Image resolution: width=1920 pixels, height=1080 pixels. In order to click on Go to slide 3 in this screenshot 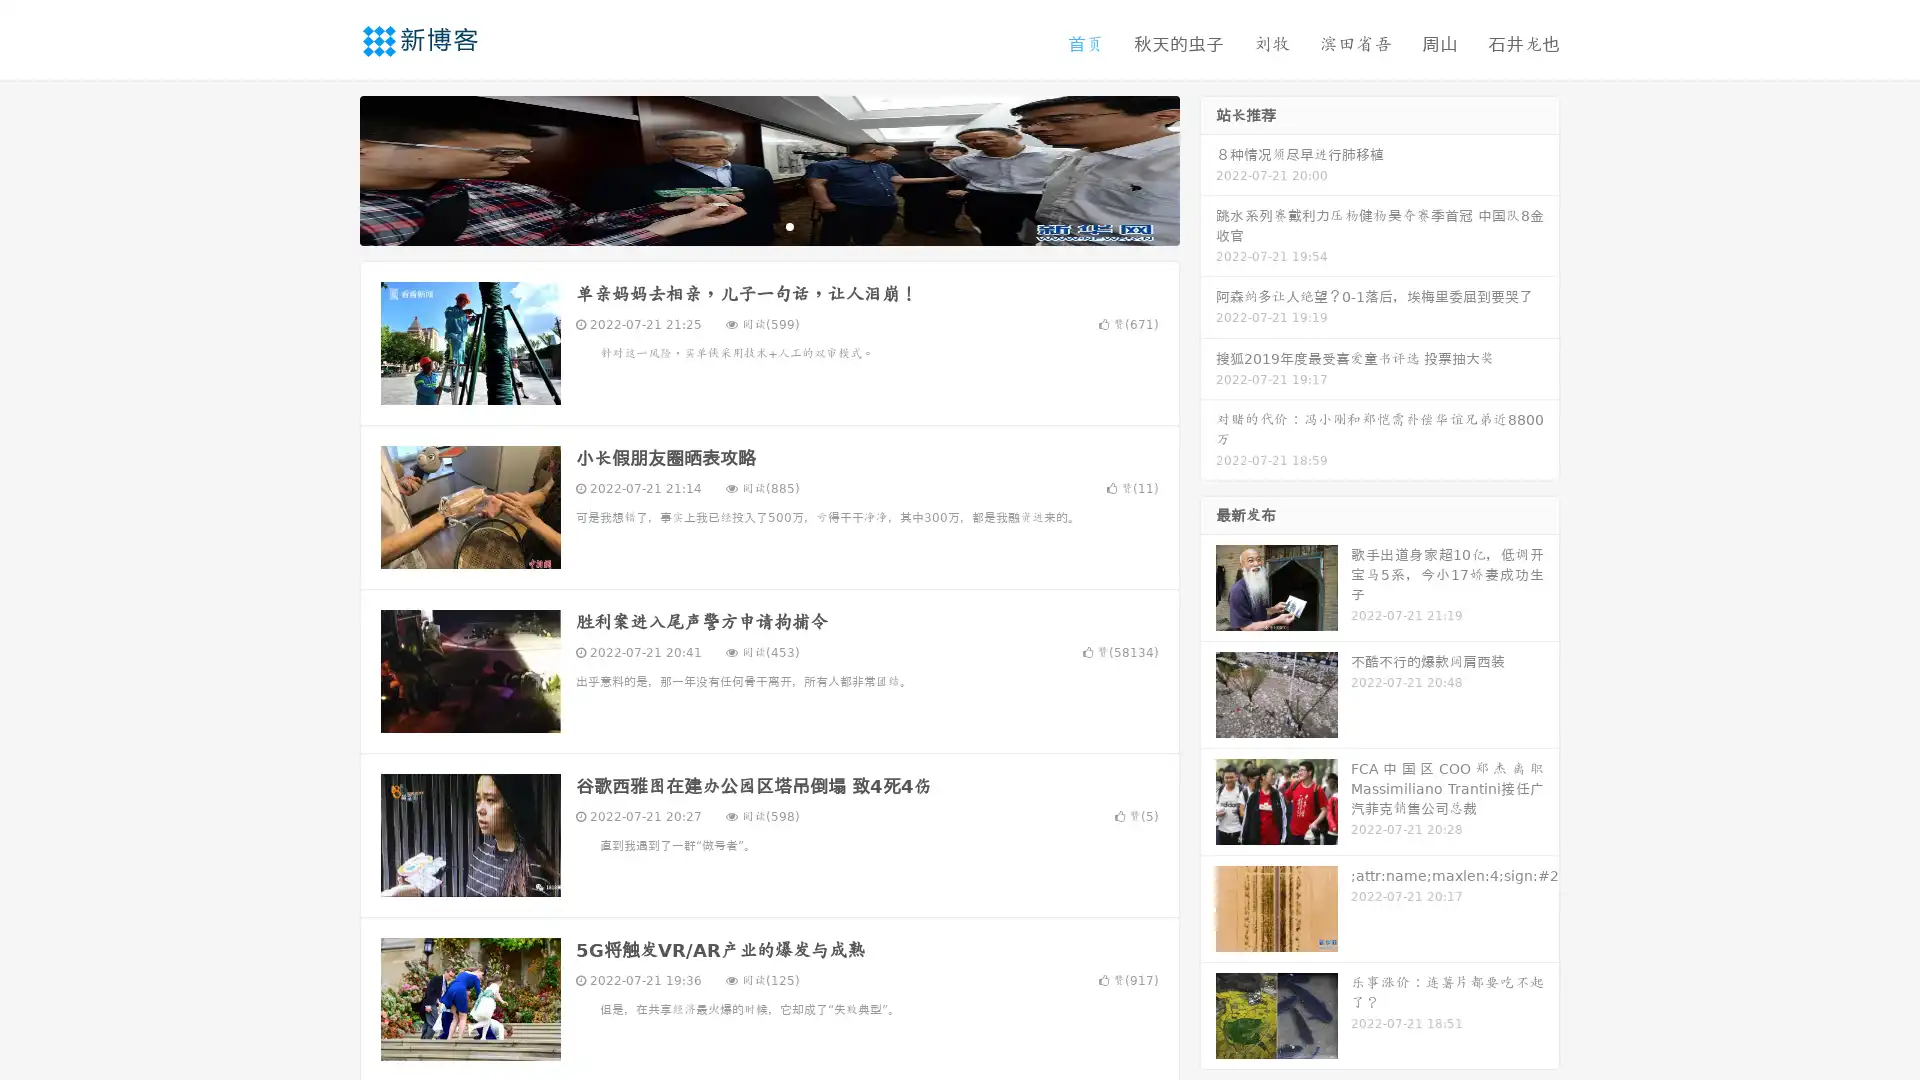, I will do `click(789, 225)`.